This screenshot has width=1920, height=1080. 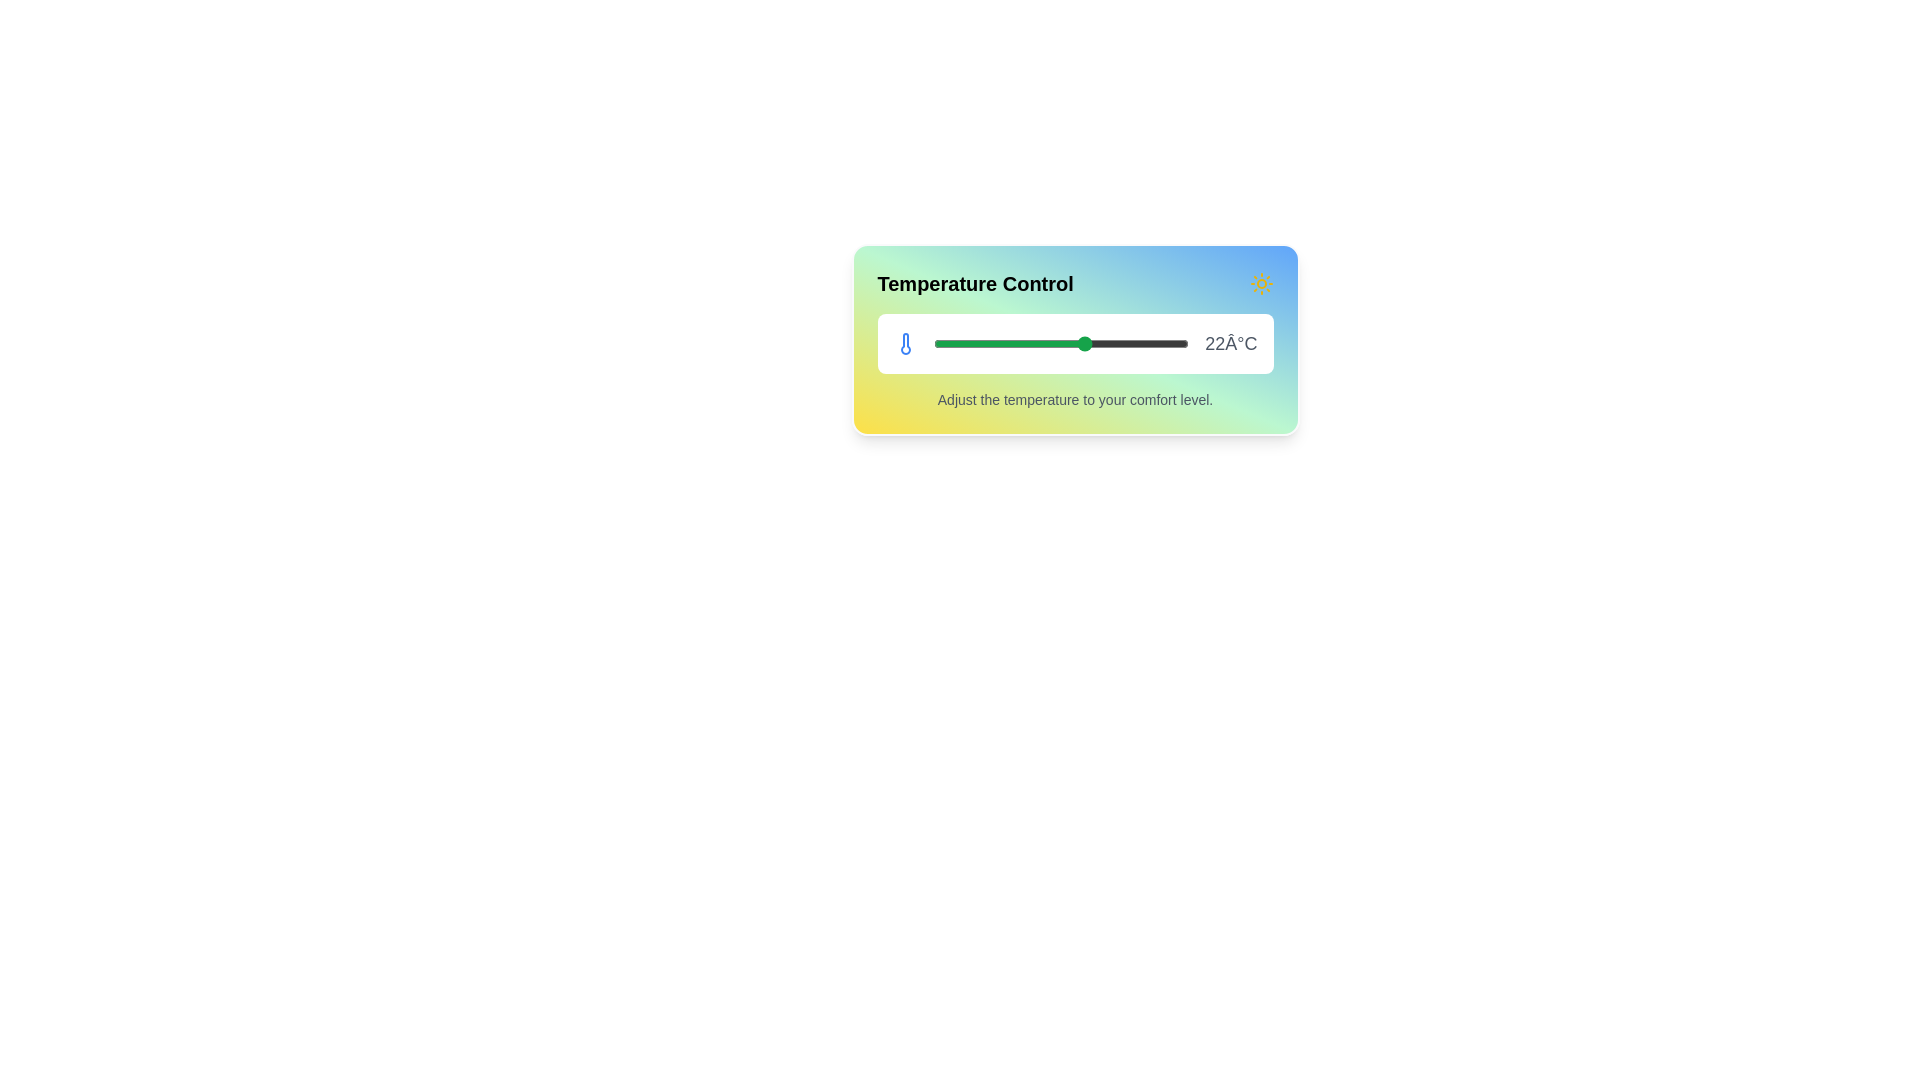 I want to click on the temperature, so click(x=1098, y=338).